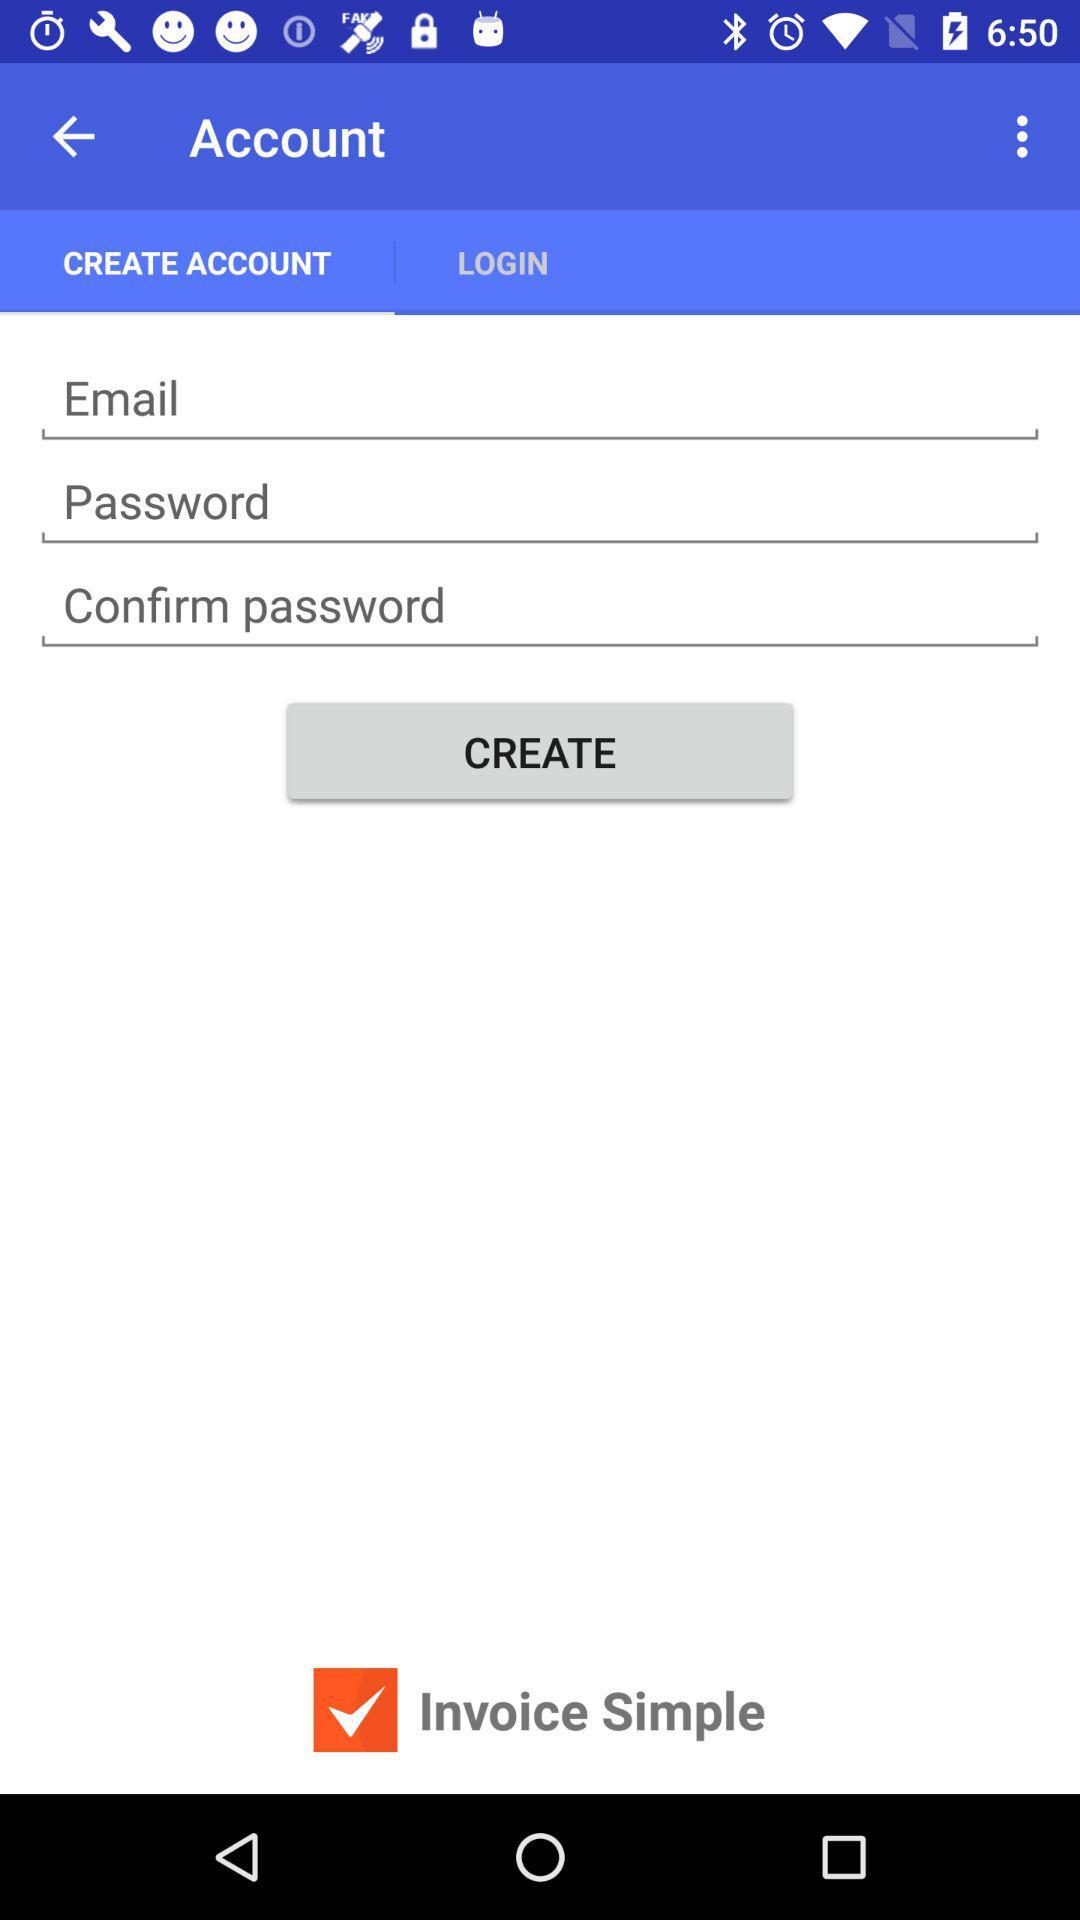 This screenshot has height=1920, width=1080. Describe the element at coordinates (502, 261) in the screenshot. I see `icon below the account item` at that location.